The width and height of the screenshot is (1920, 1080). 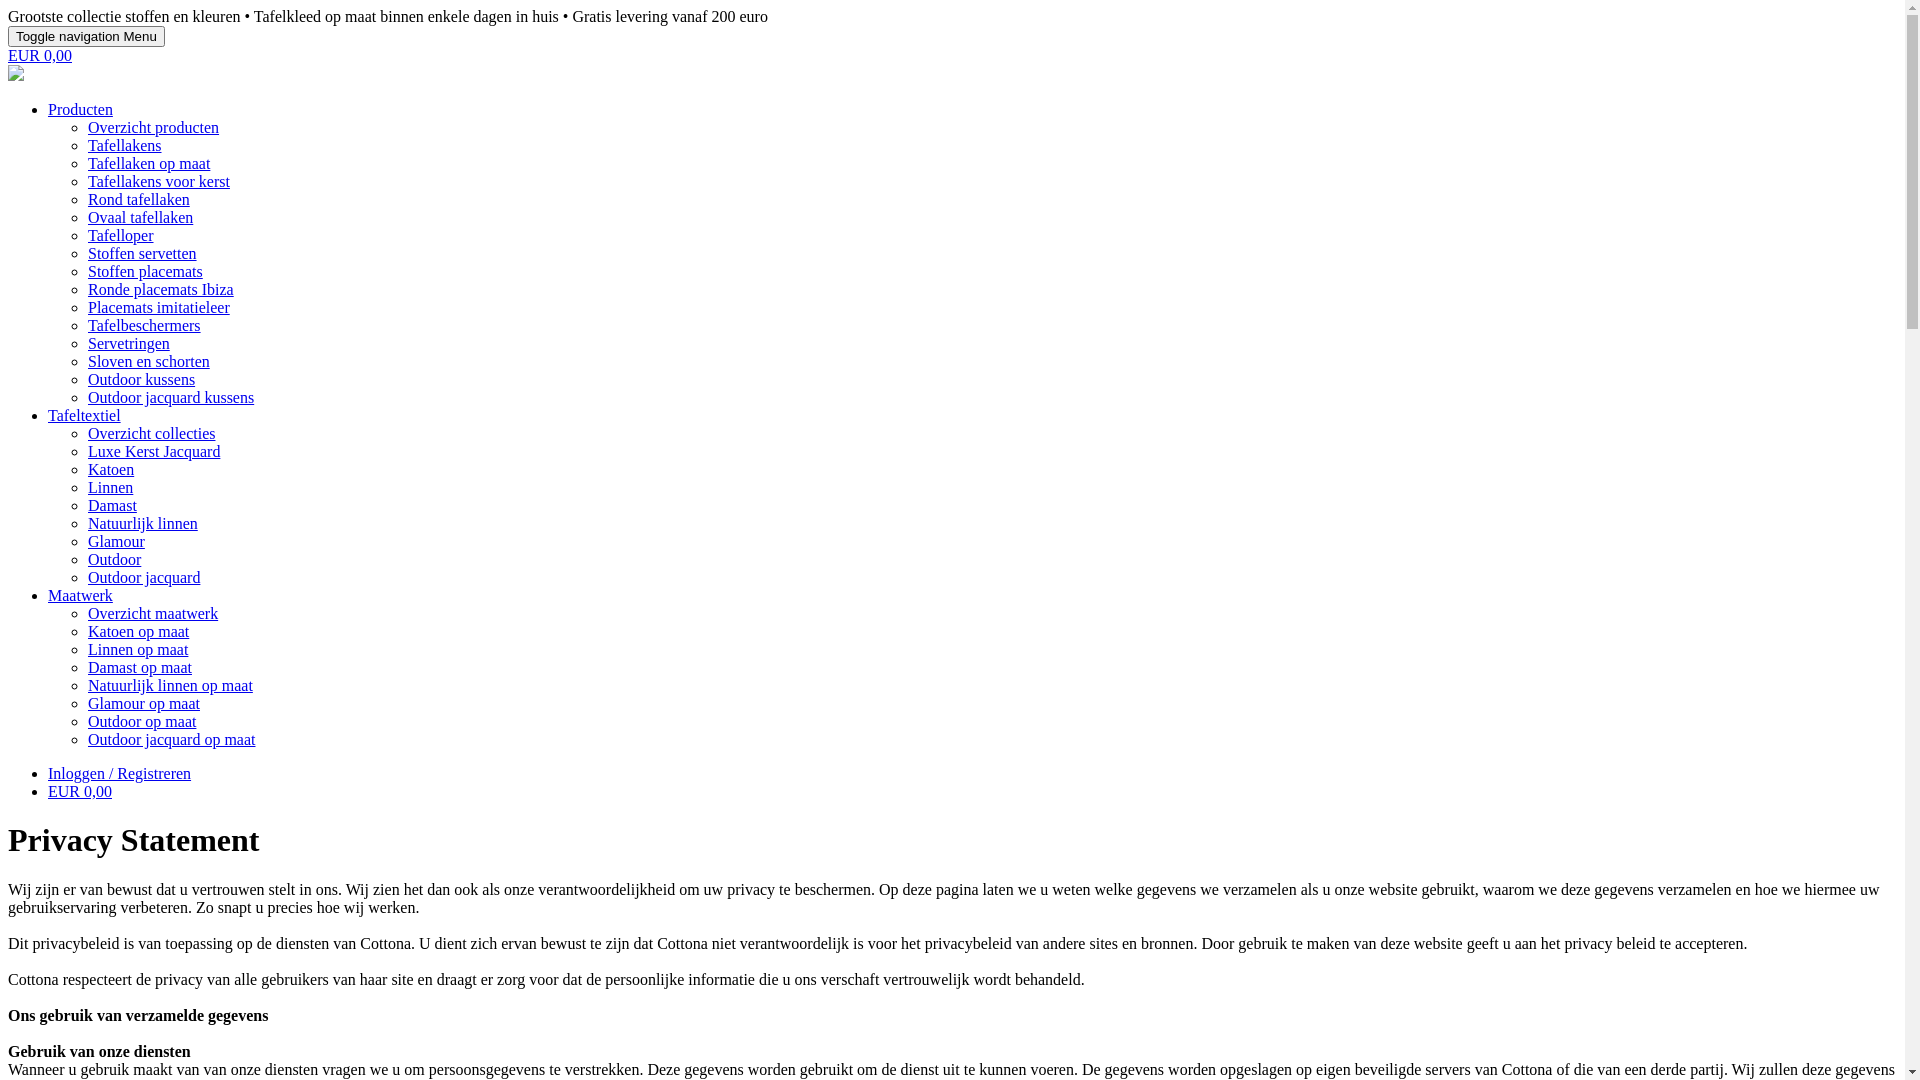 What do you see at coordinates (109, 487) in the screenshot?
I see `'Linnen'` at bounding box center [109, 487].